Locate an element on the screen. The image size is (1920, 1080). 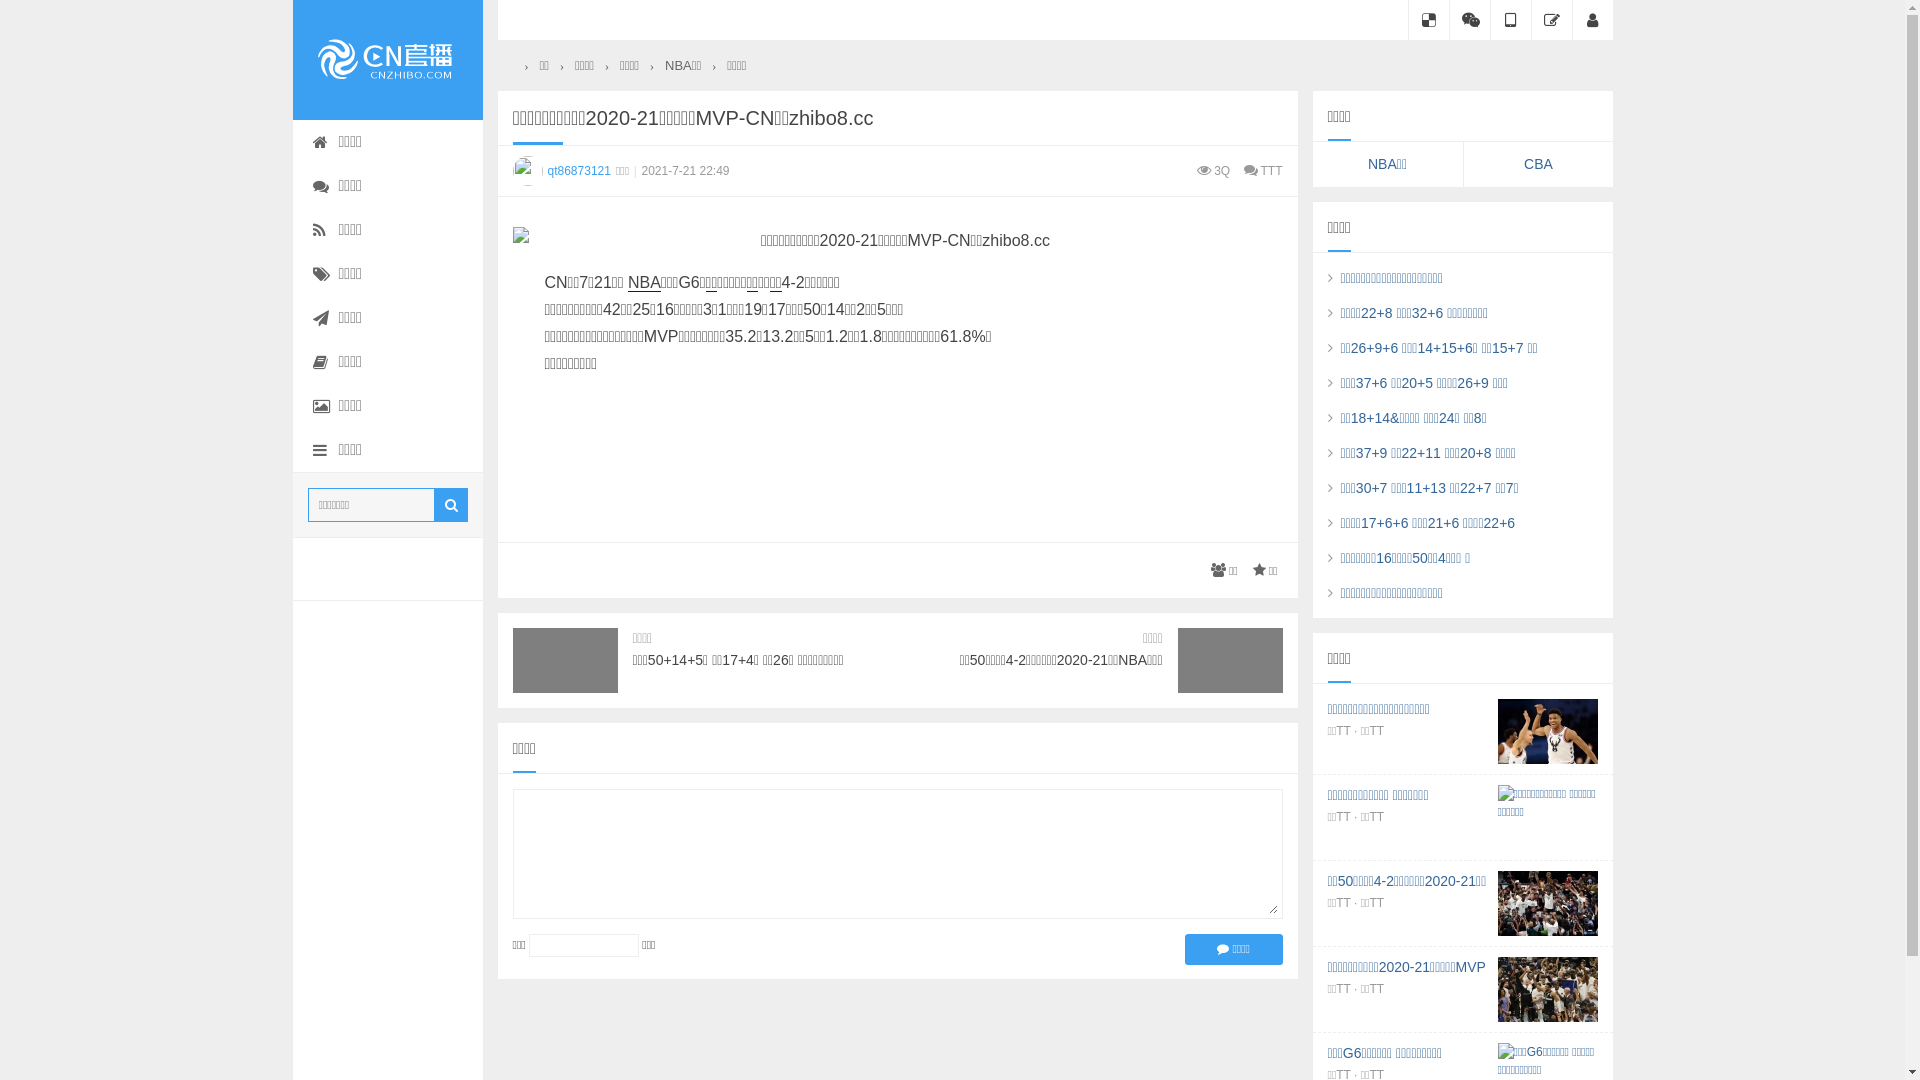
'CBA' is located at coordinates (1538, 163).